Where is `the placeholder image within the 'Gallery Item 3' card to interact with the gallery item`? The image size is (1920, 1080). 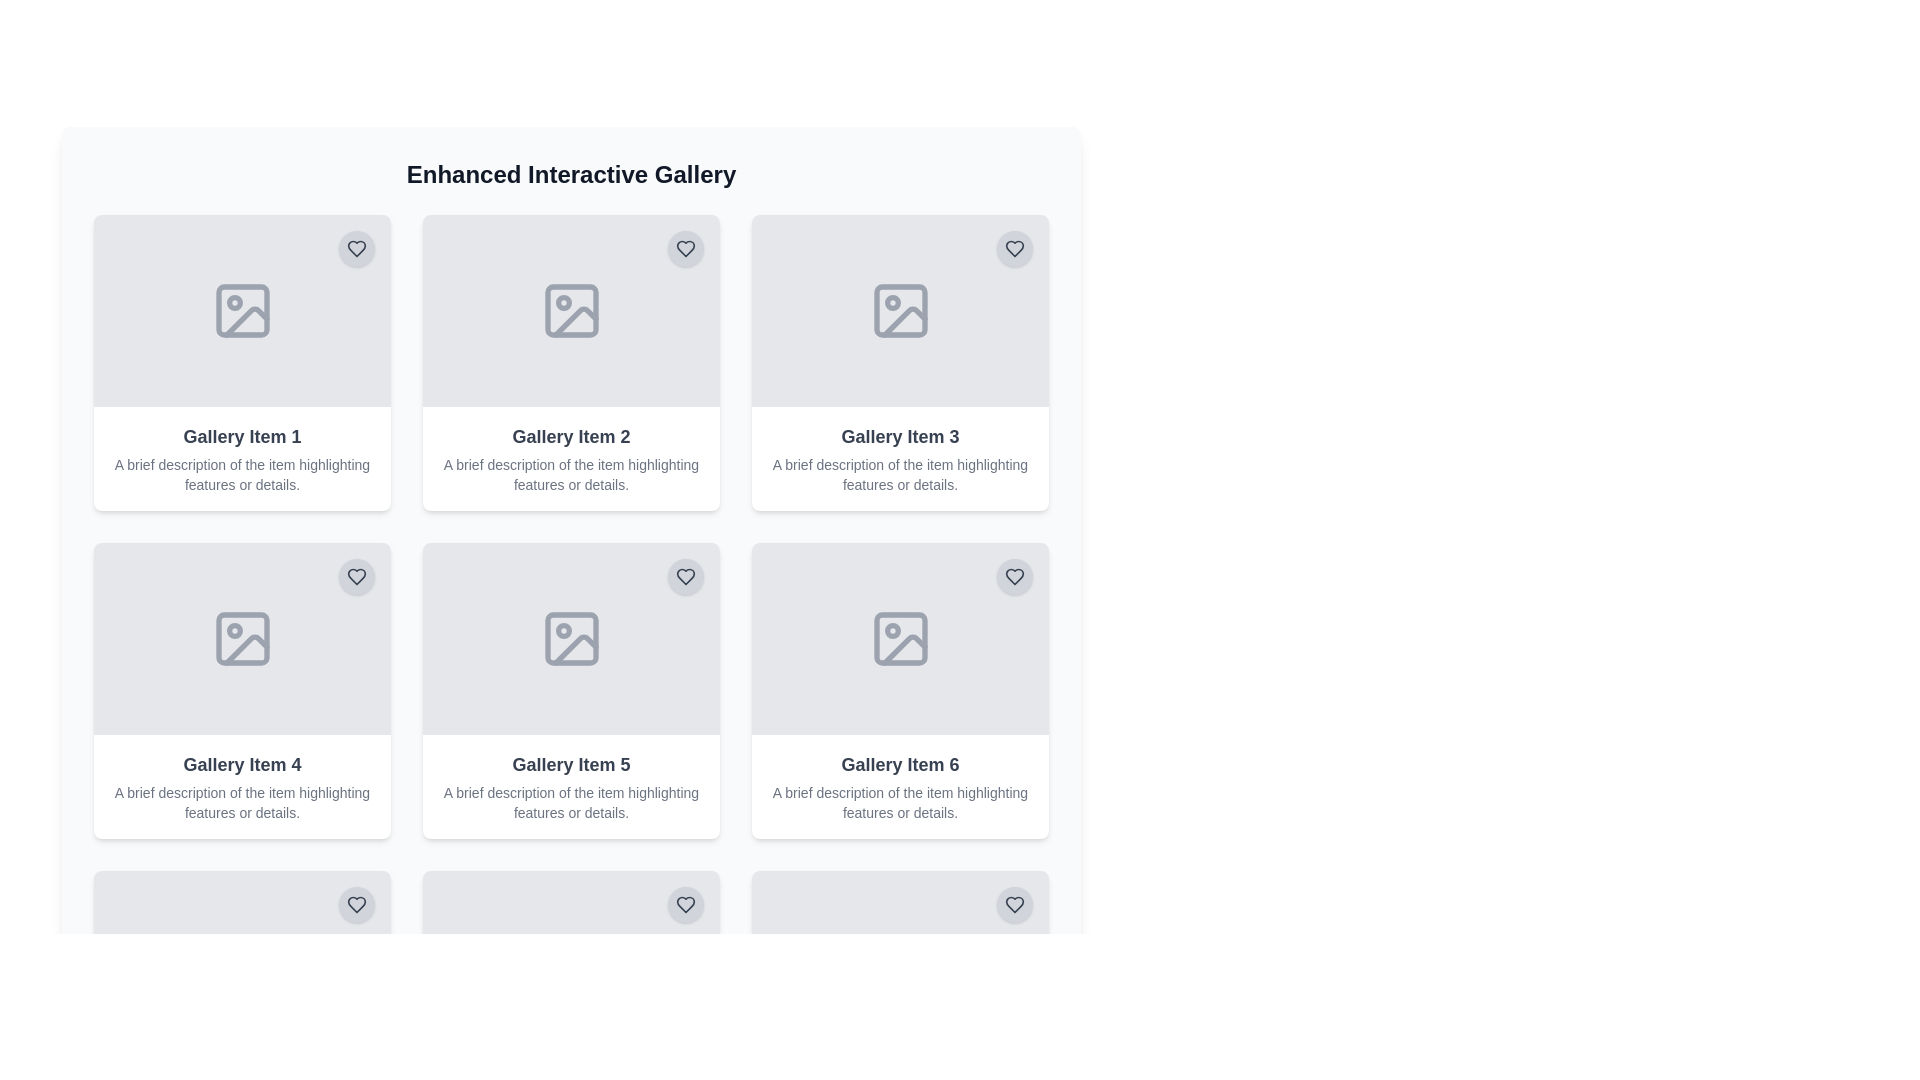
the placeholder image within the 'Gallery Item 3' card to interact with the gallery item is located at coordinates (899, 311).